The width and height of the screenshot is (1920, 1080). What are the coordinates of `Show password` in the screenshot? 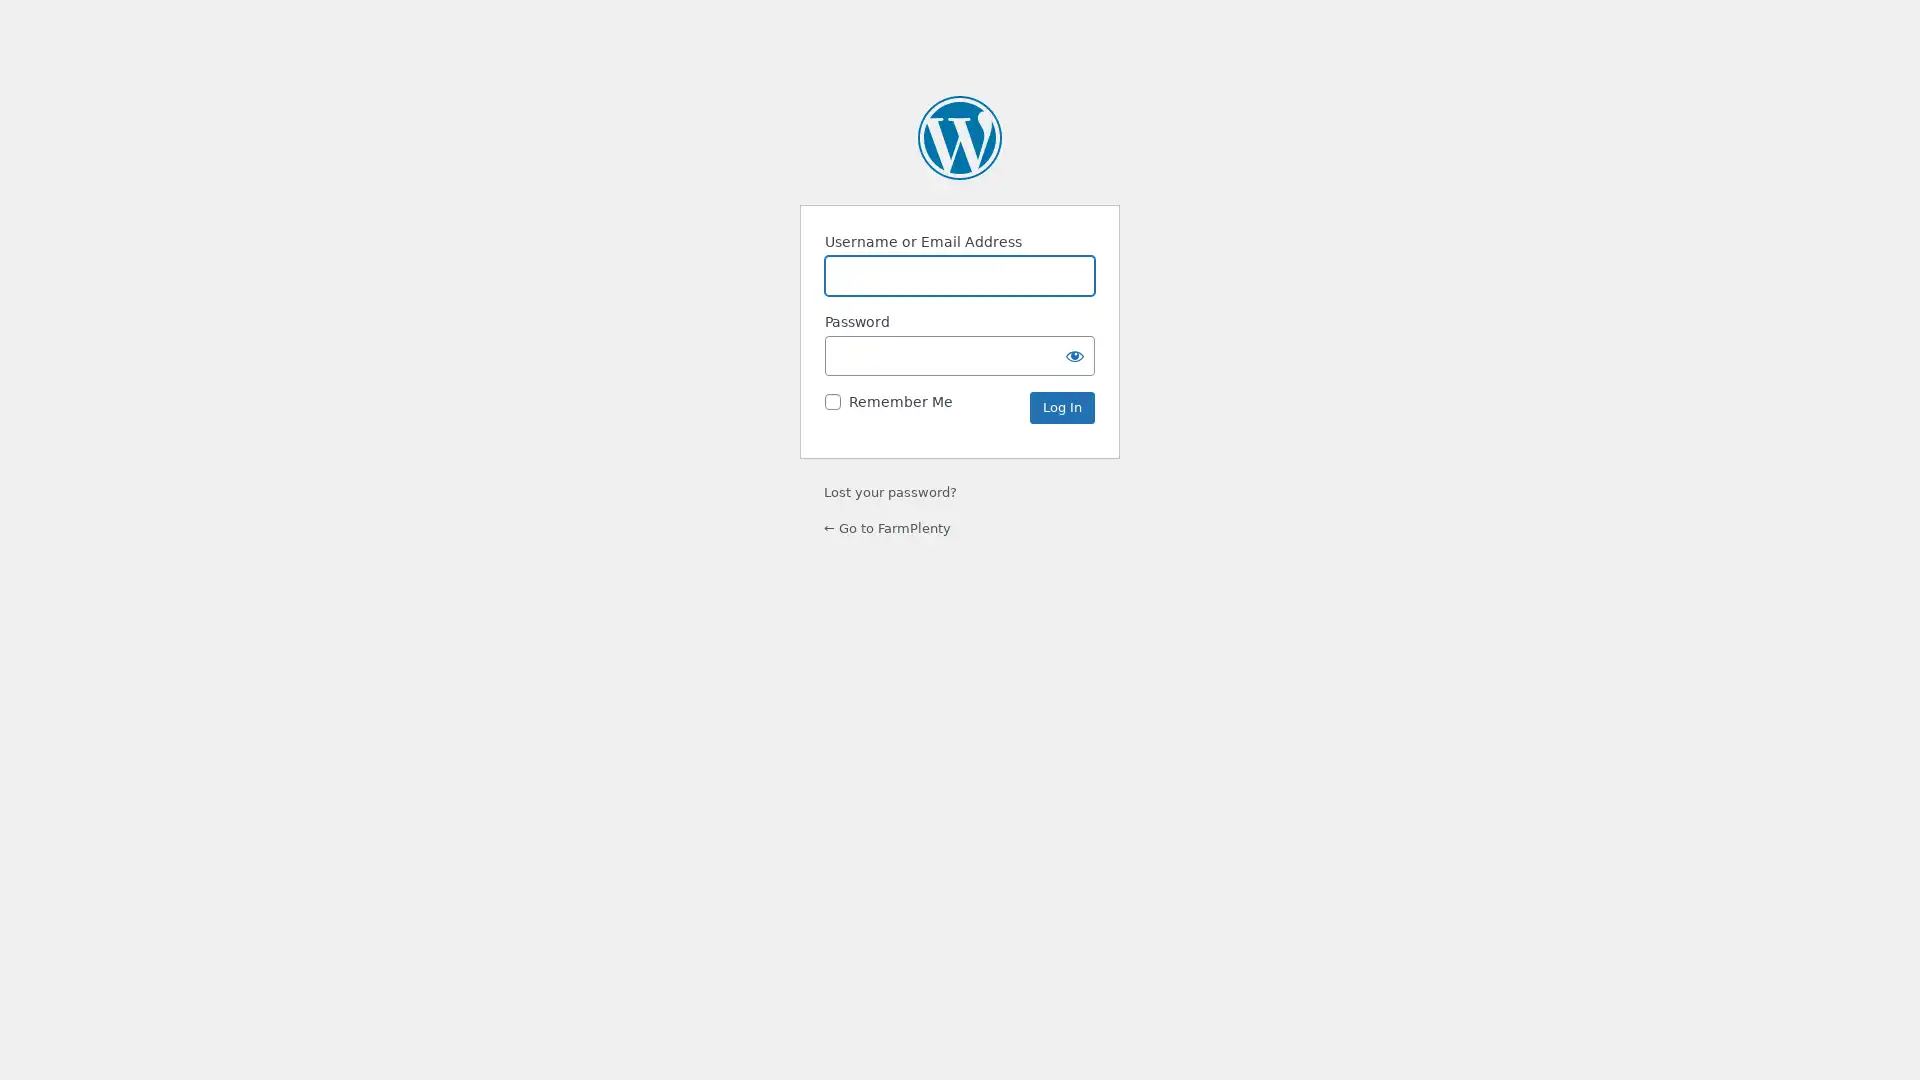 It's located at (1074, 354).